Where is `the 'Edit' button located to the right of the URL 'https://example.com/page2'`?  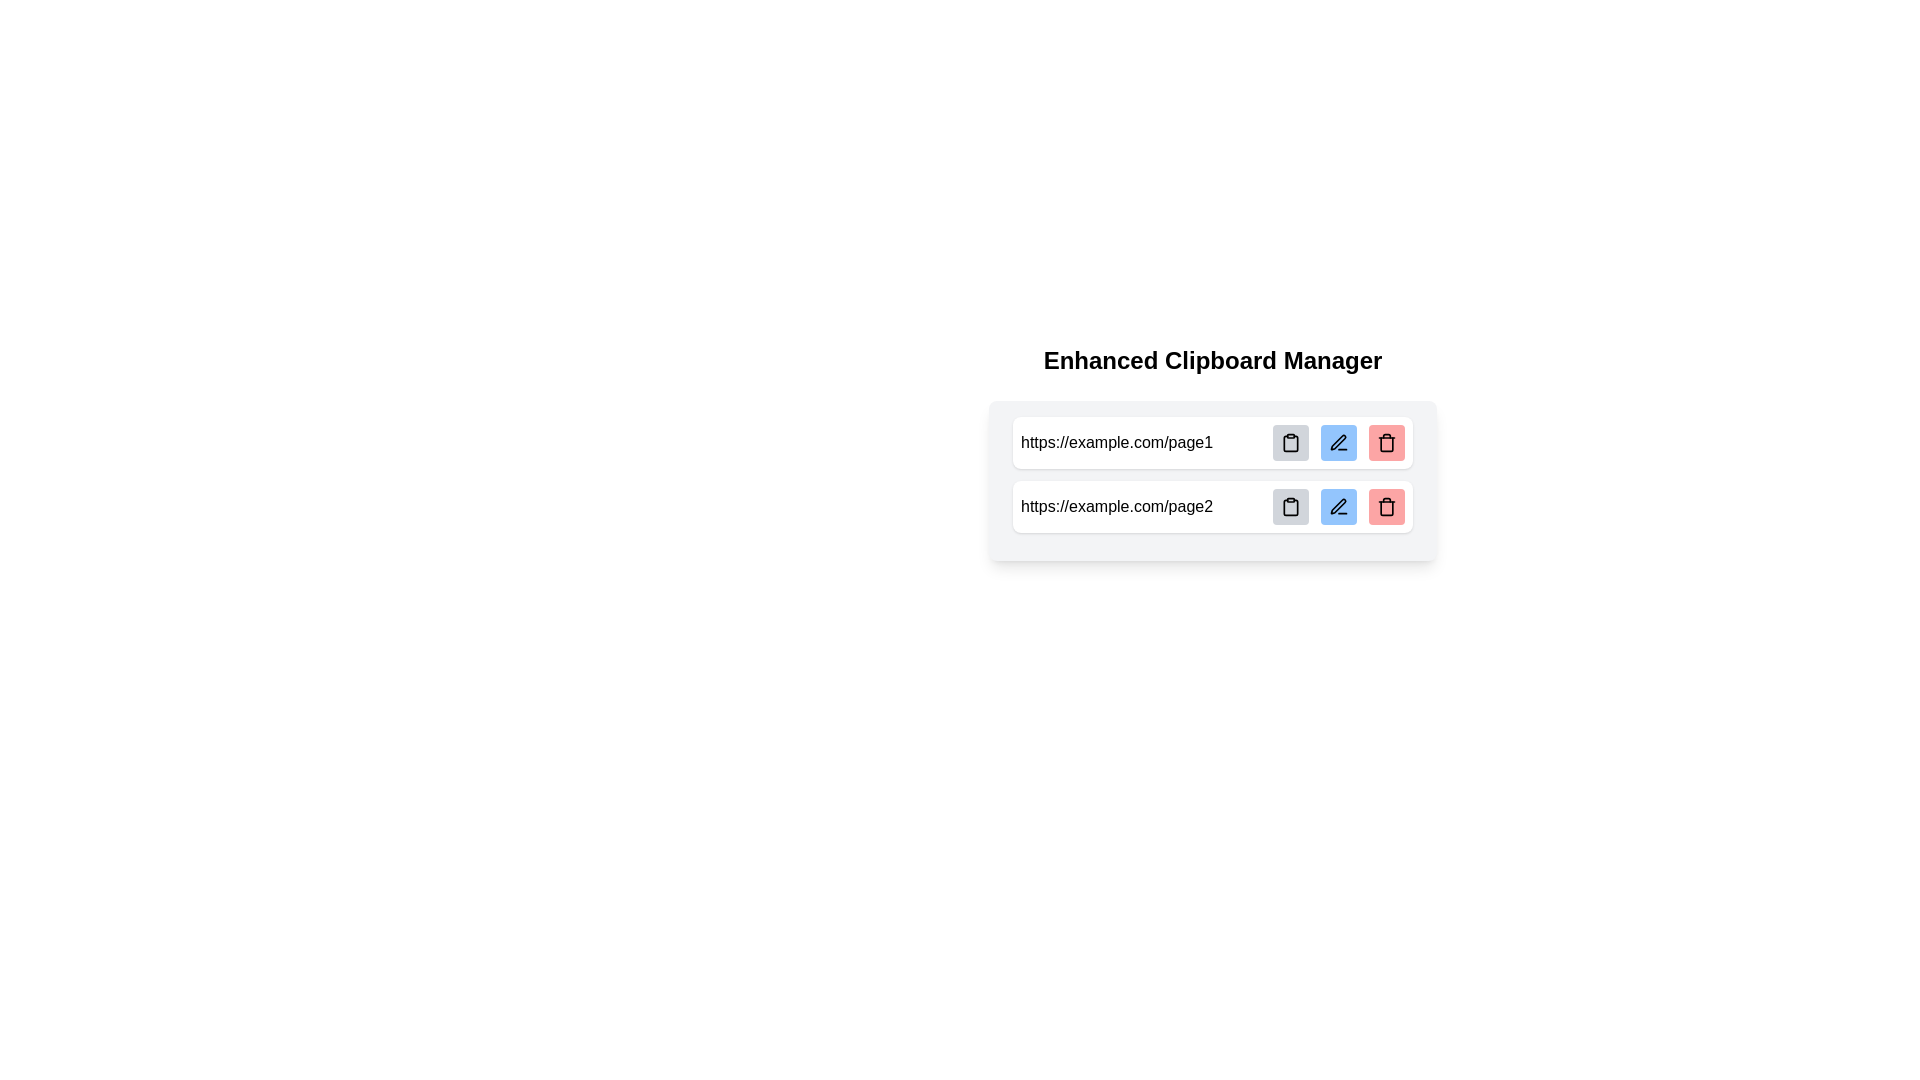
the 'Edit' button located to the right of the URL 'https://example.com/page2' is located at coordinates (1339, 505).